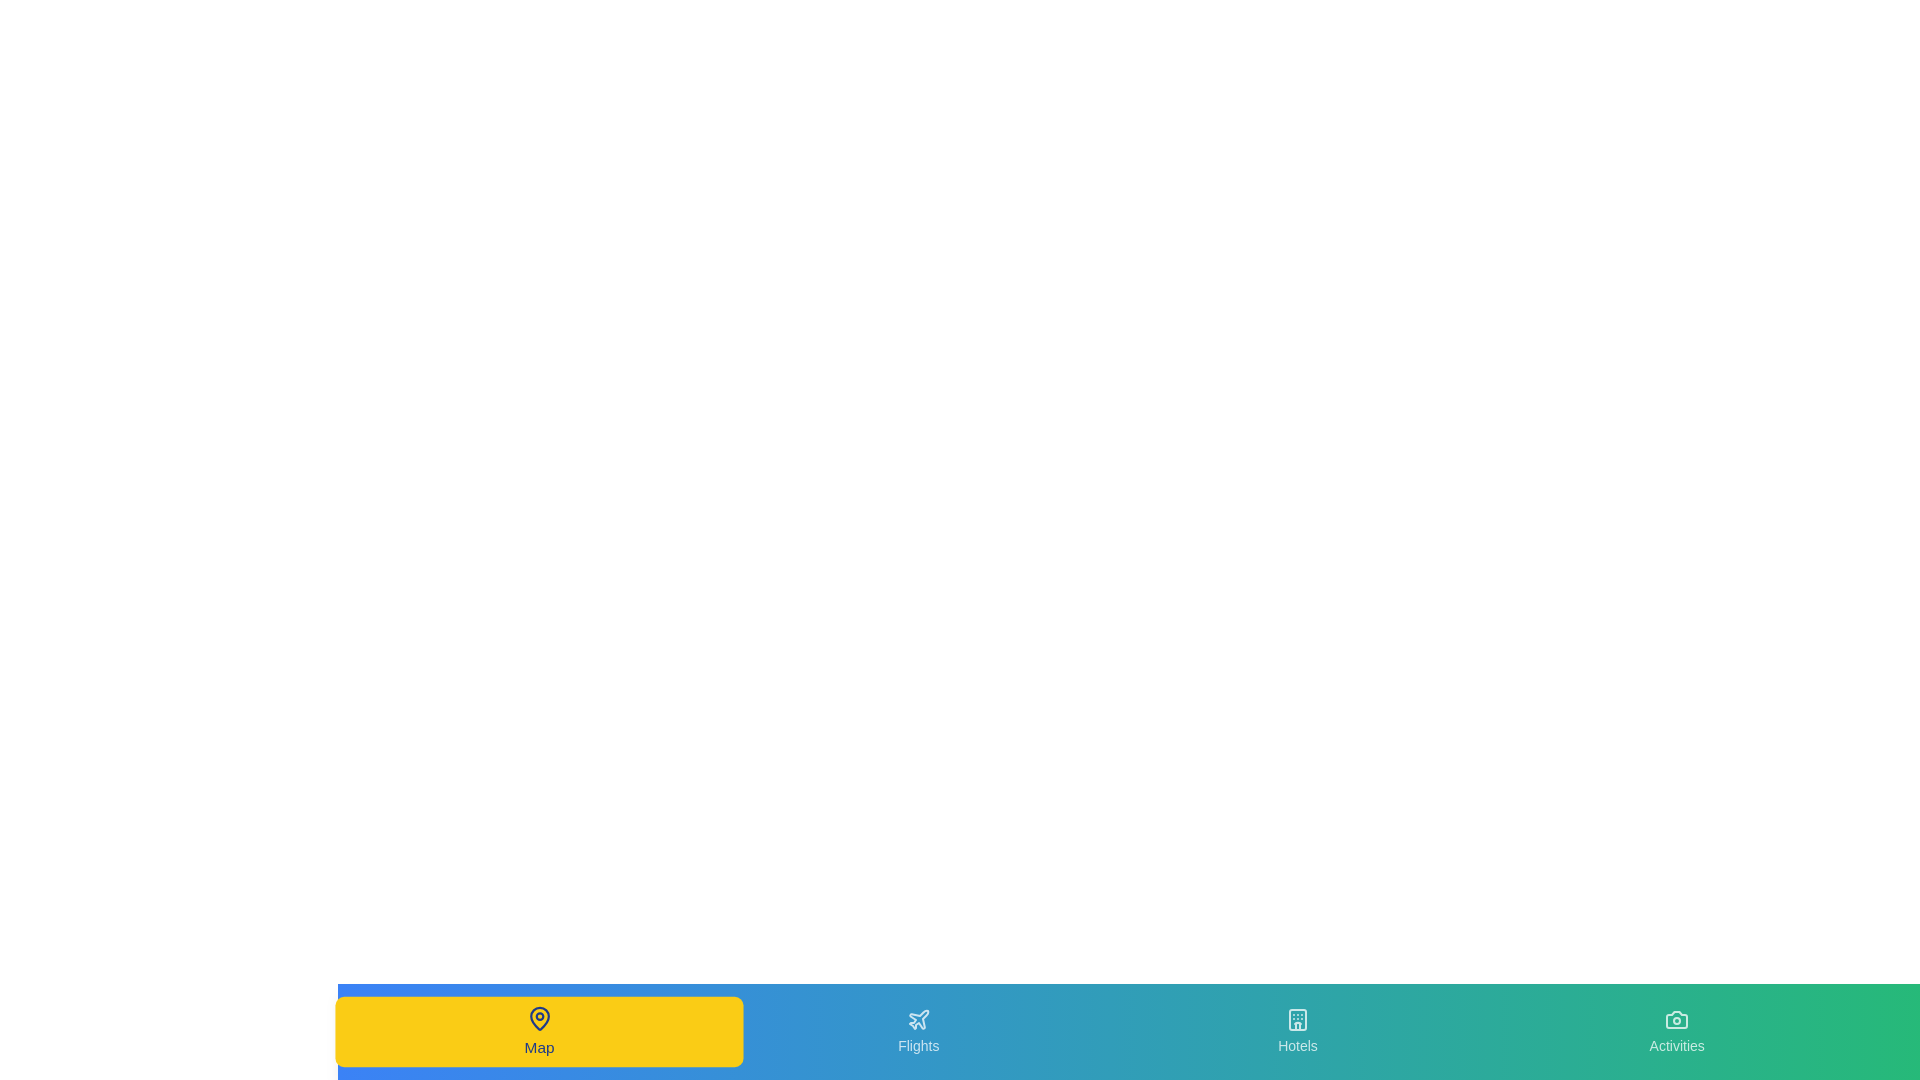 The image size is (1920, 1080). What do you see at coordinates (539, 1032) in the screenshot?
I see `the Map navigation tab to change the view` at bounding box center [539, 1032].